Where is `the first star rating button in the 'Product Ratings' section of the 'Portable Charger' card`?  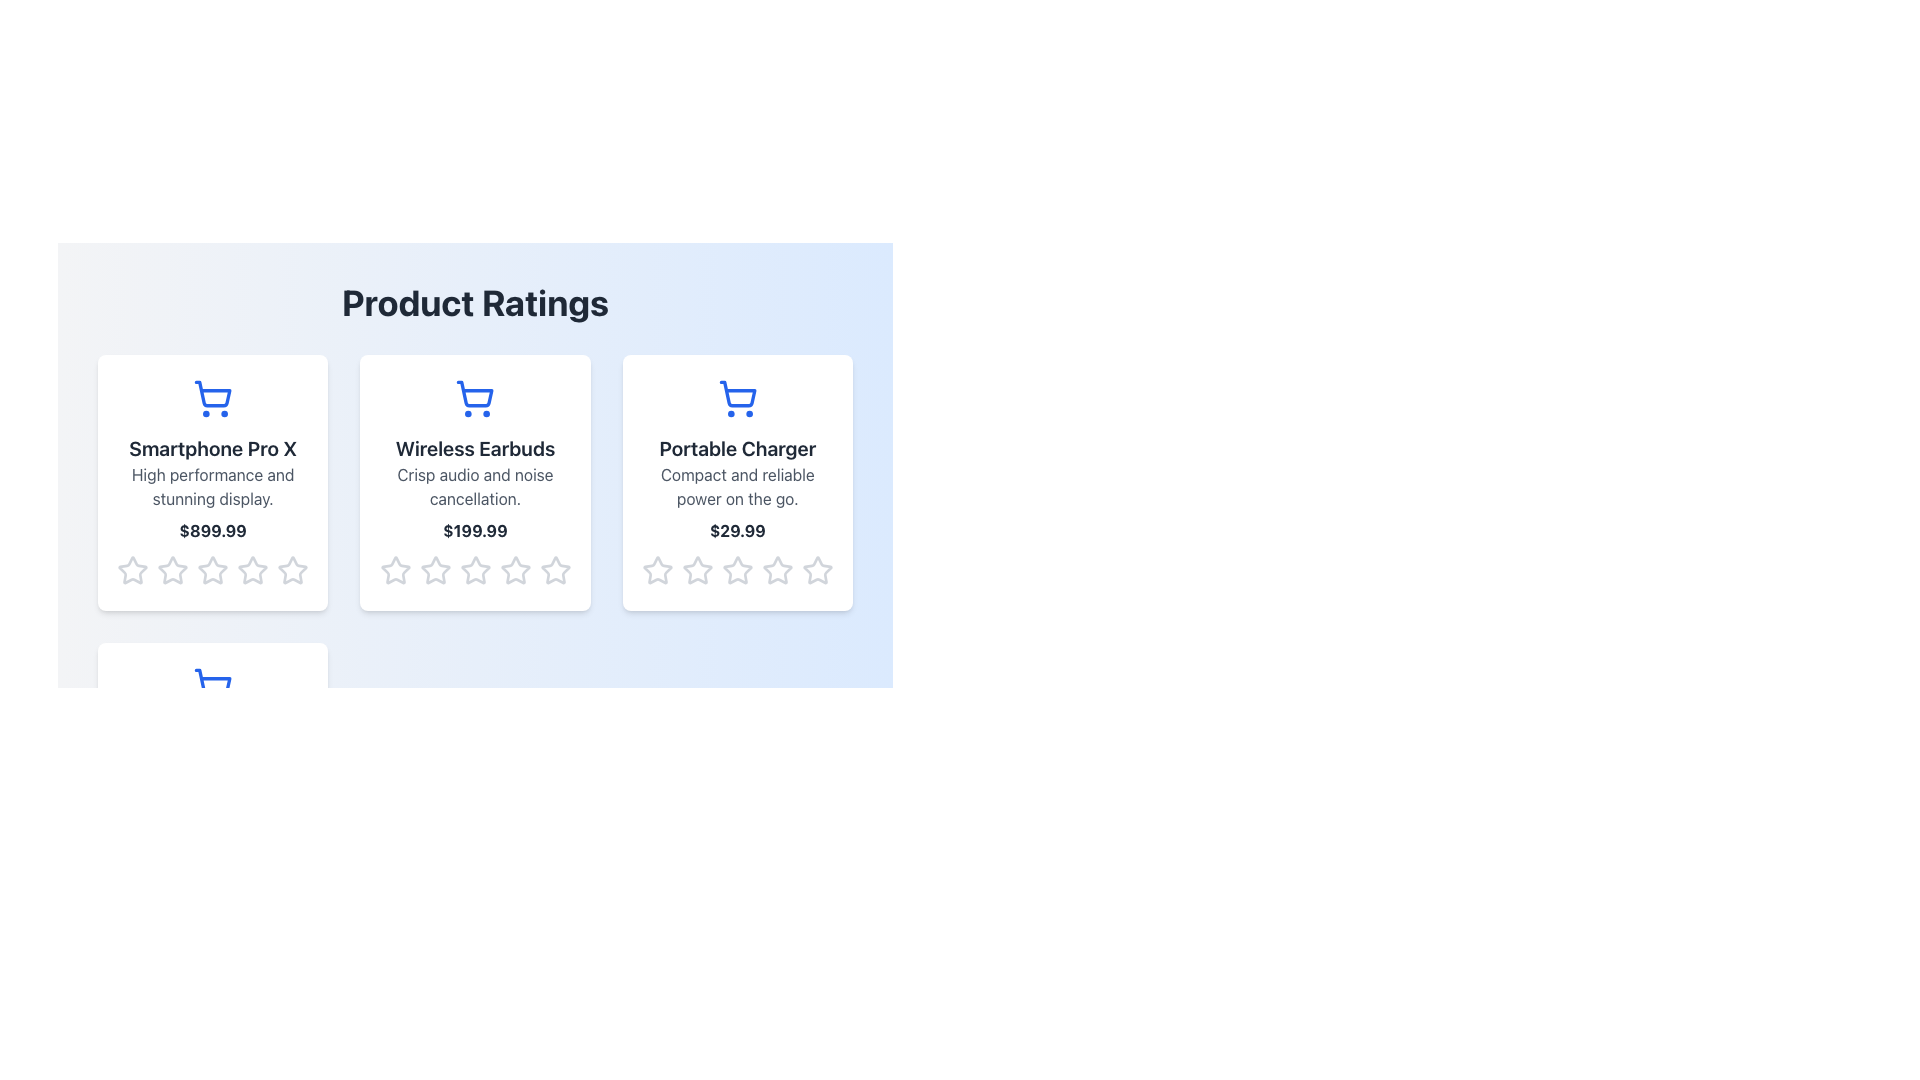
the first star rating button in the 'Product Ratings' section of the 'Portable Charger' card is located at coordinates (657, 570).